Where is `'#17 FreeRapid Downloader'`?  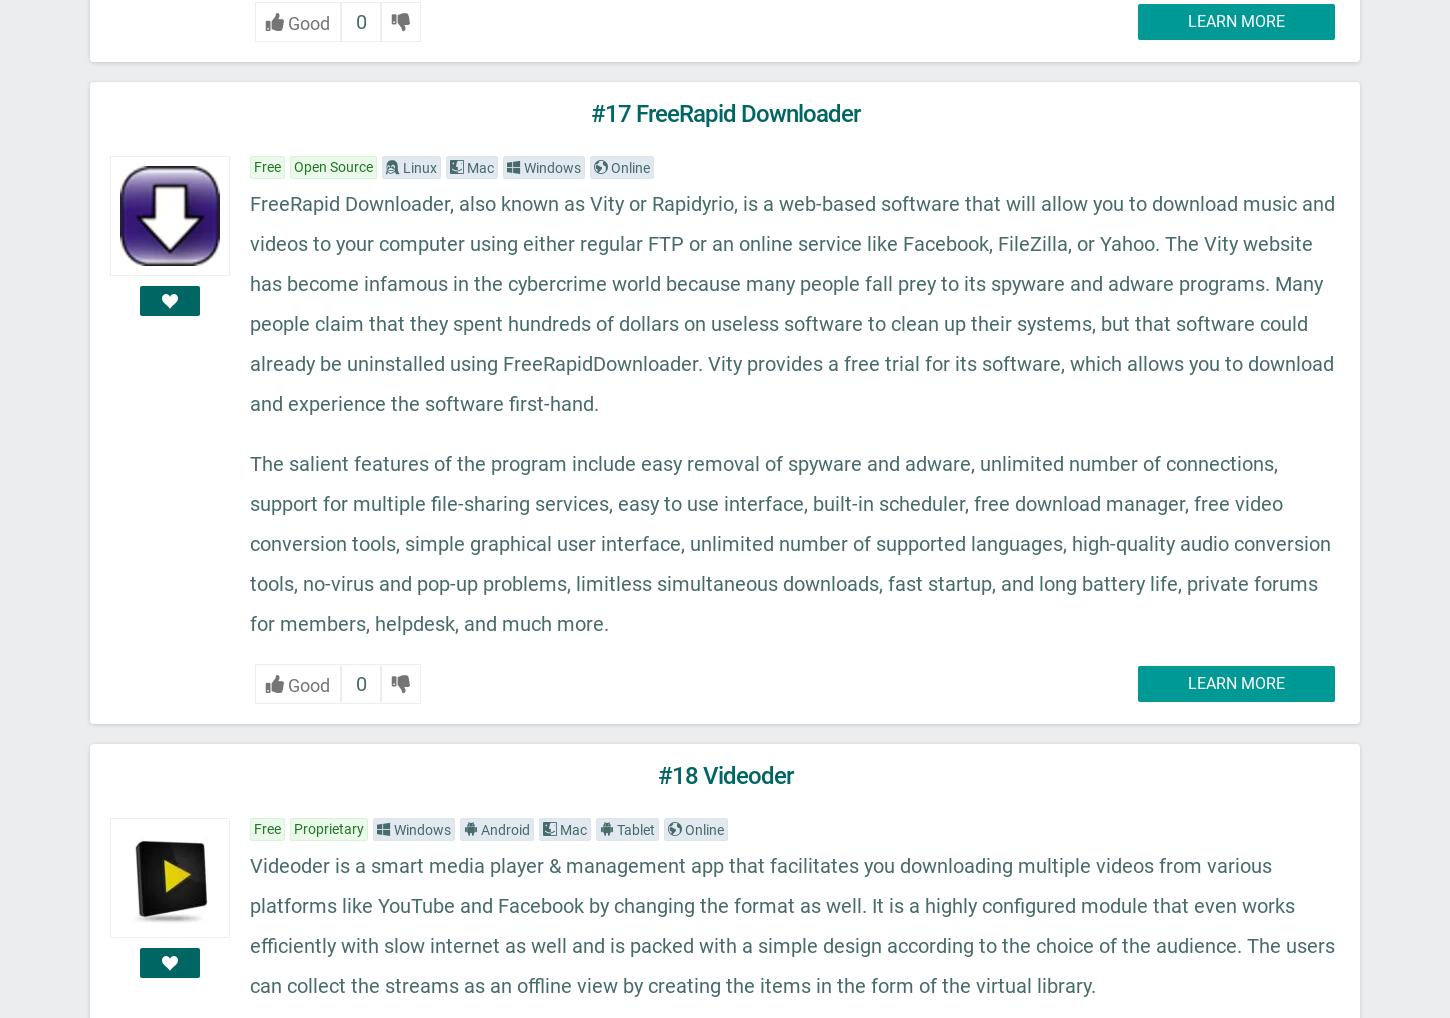
'#17 FreeRapid Downloader' is located at coordinates (723, 113).